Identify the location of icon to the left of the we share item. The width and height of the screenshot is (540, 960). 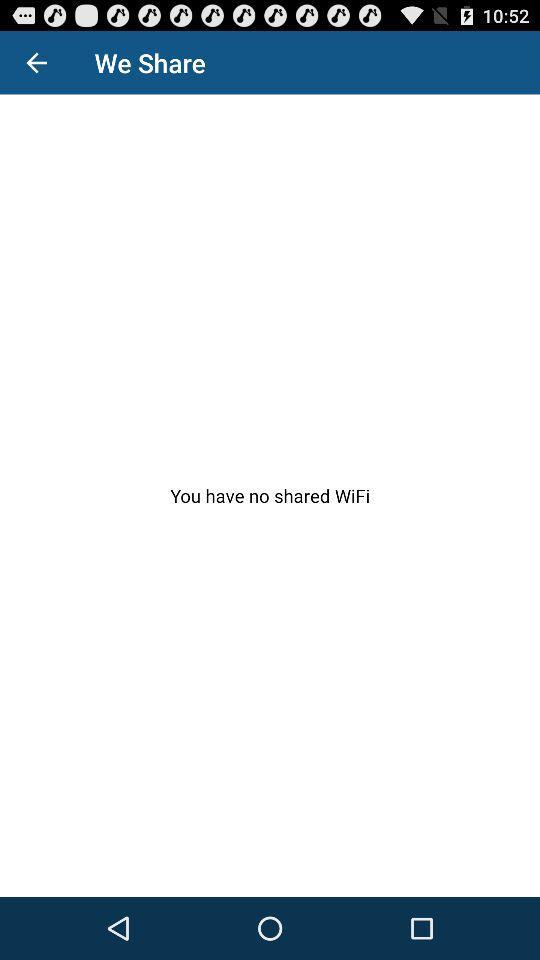
(36, 62).